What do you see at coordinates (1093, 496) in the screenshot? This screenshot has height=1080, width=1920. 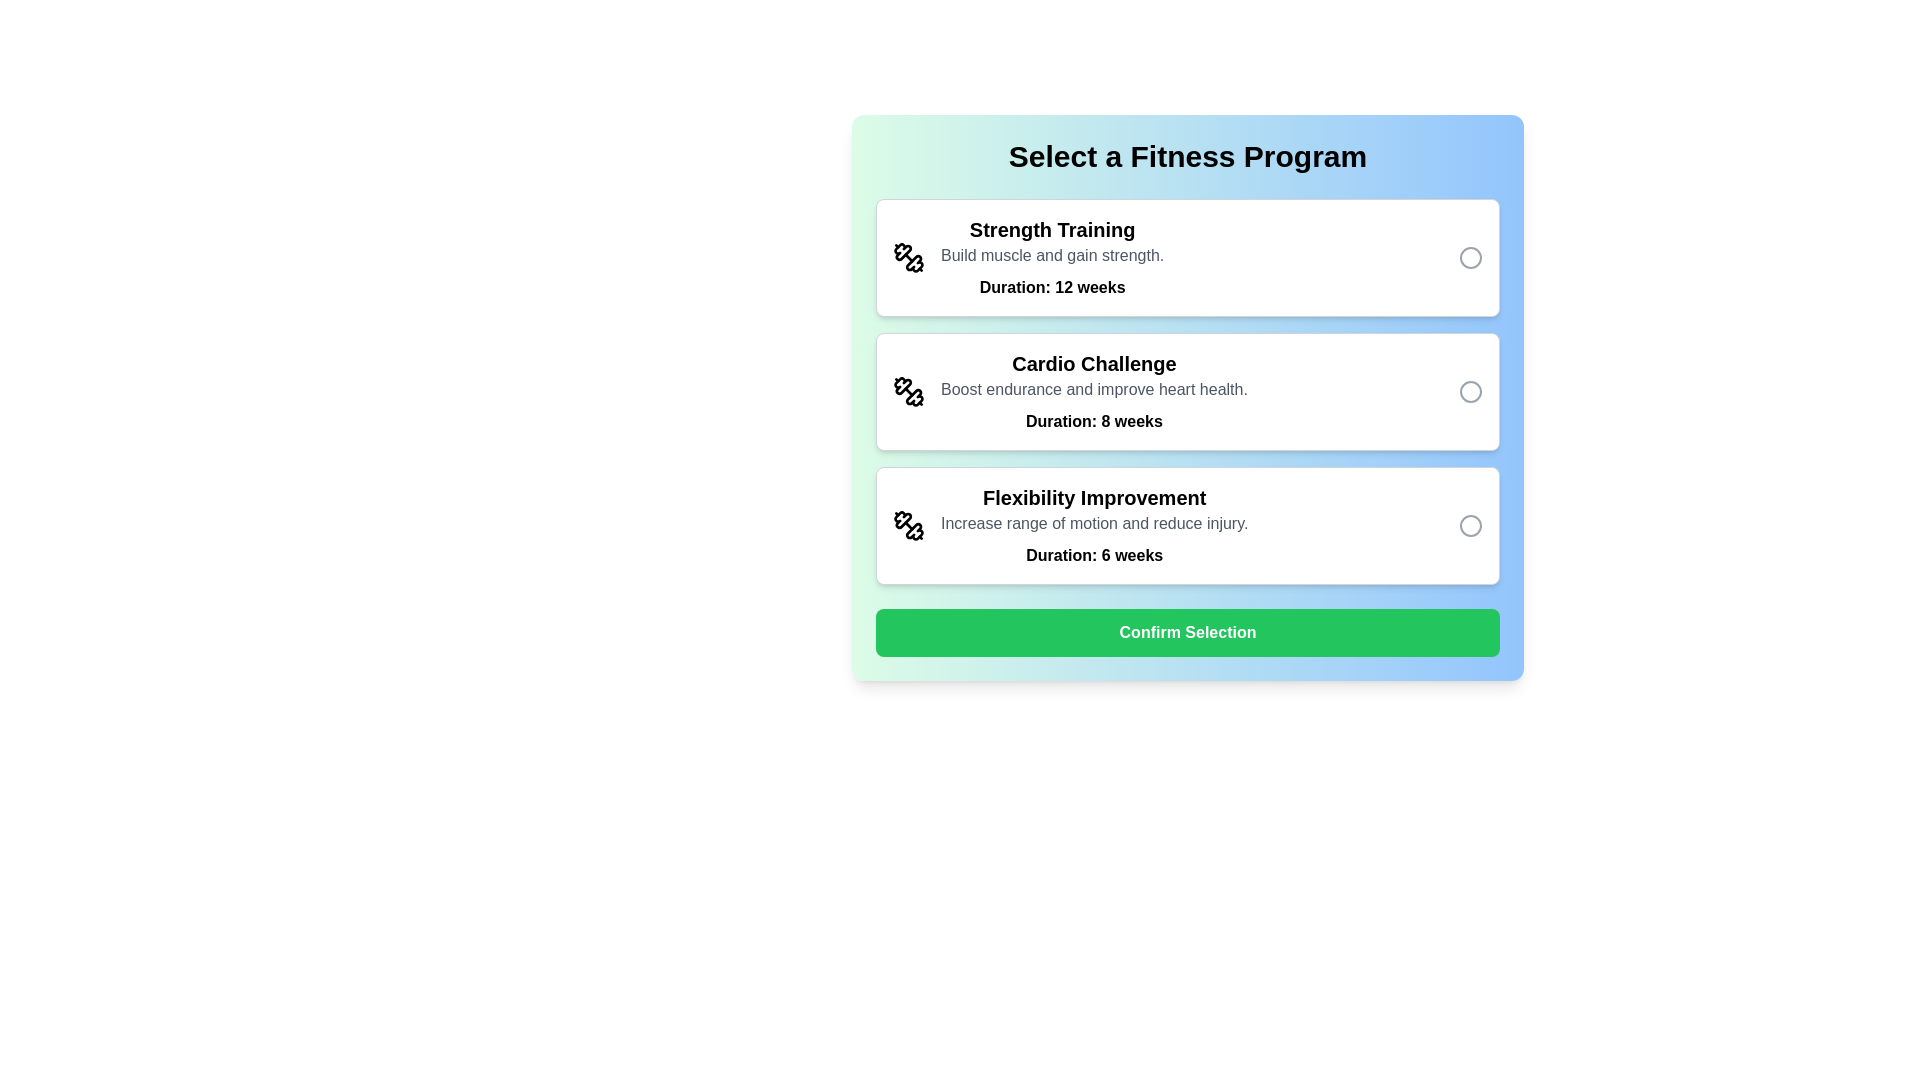 I see `the bolded text heading 'Flexibility Improvement' which is positioned below 'Cardio Challenge' and above the program information text` at bounding box center [1093, 496].